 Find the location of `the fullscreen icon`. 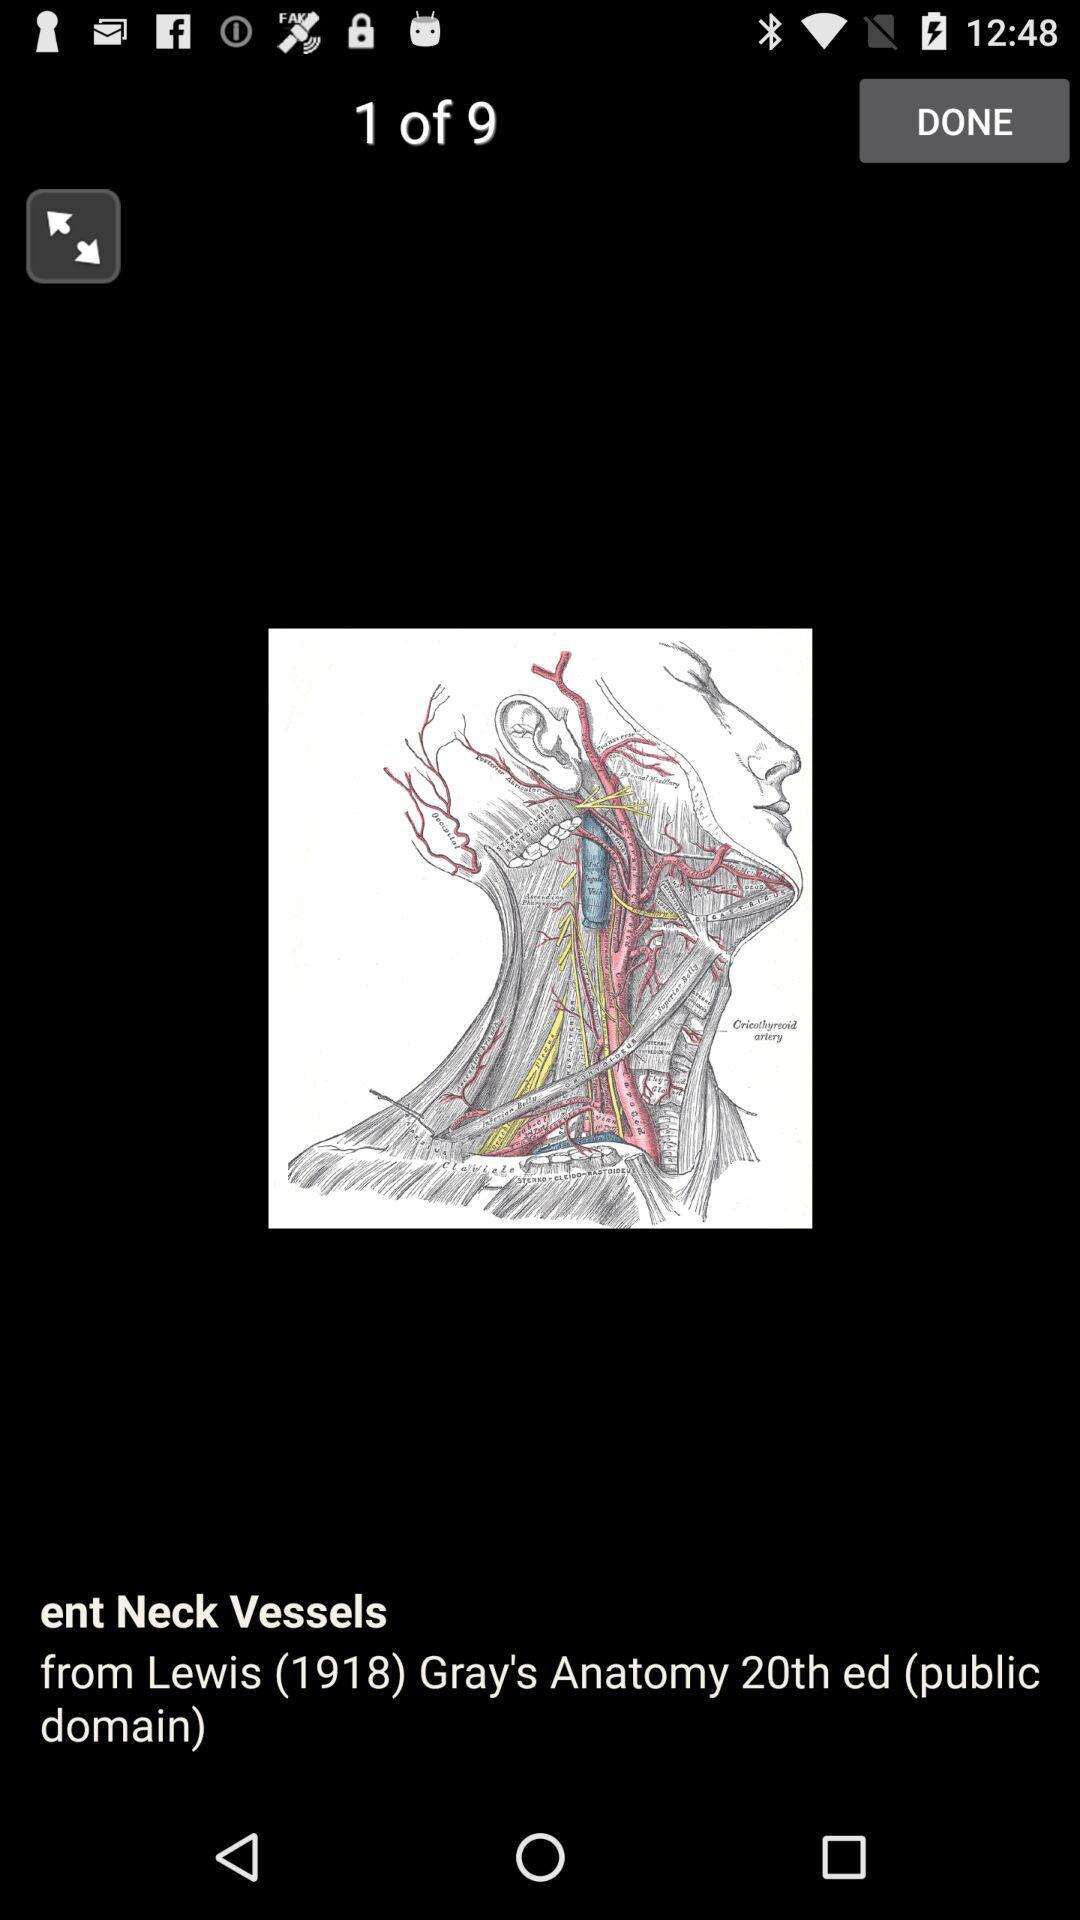

the fullscreen icon is located at coordinates (59, 246).